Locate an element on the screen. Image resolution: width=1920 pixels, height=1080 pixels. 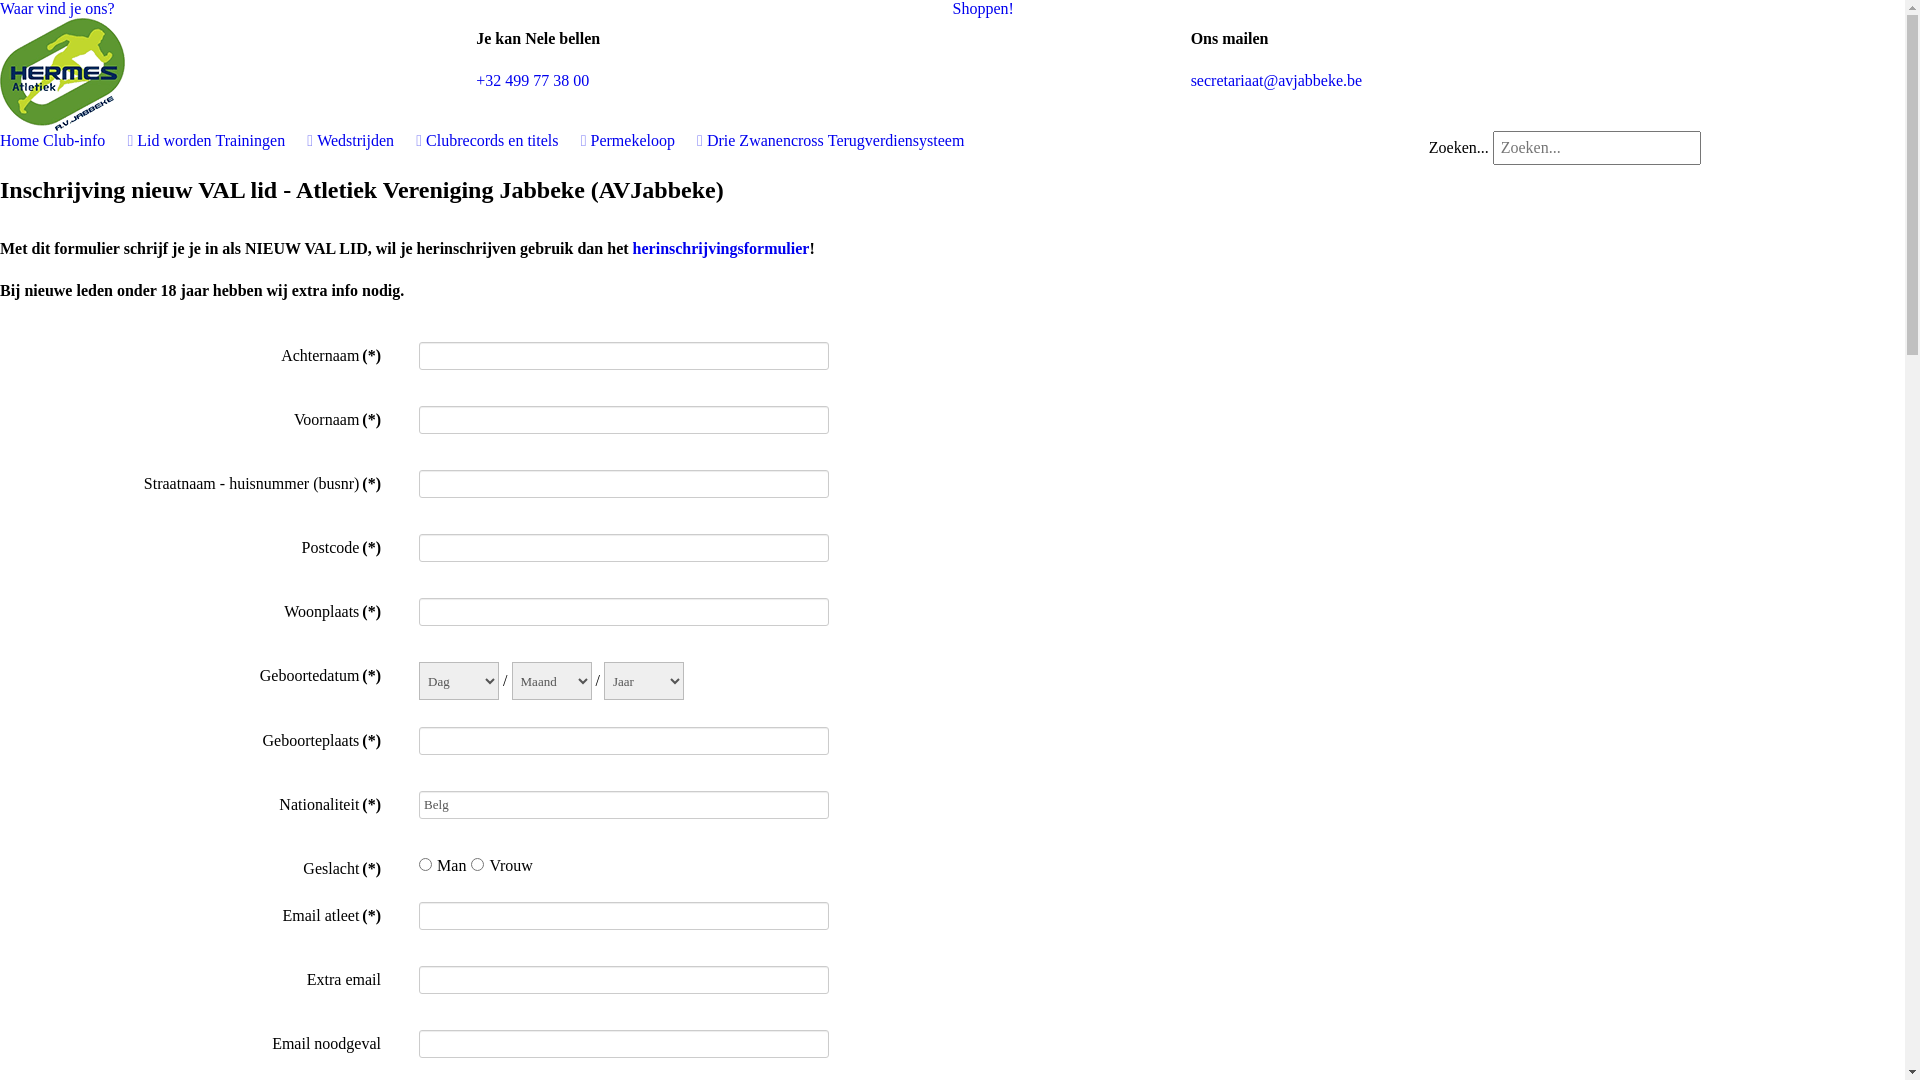
'Wedstrijden' is located at coordinates (315, 139).